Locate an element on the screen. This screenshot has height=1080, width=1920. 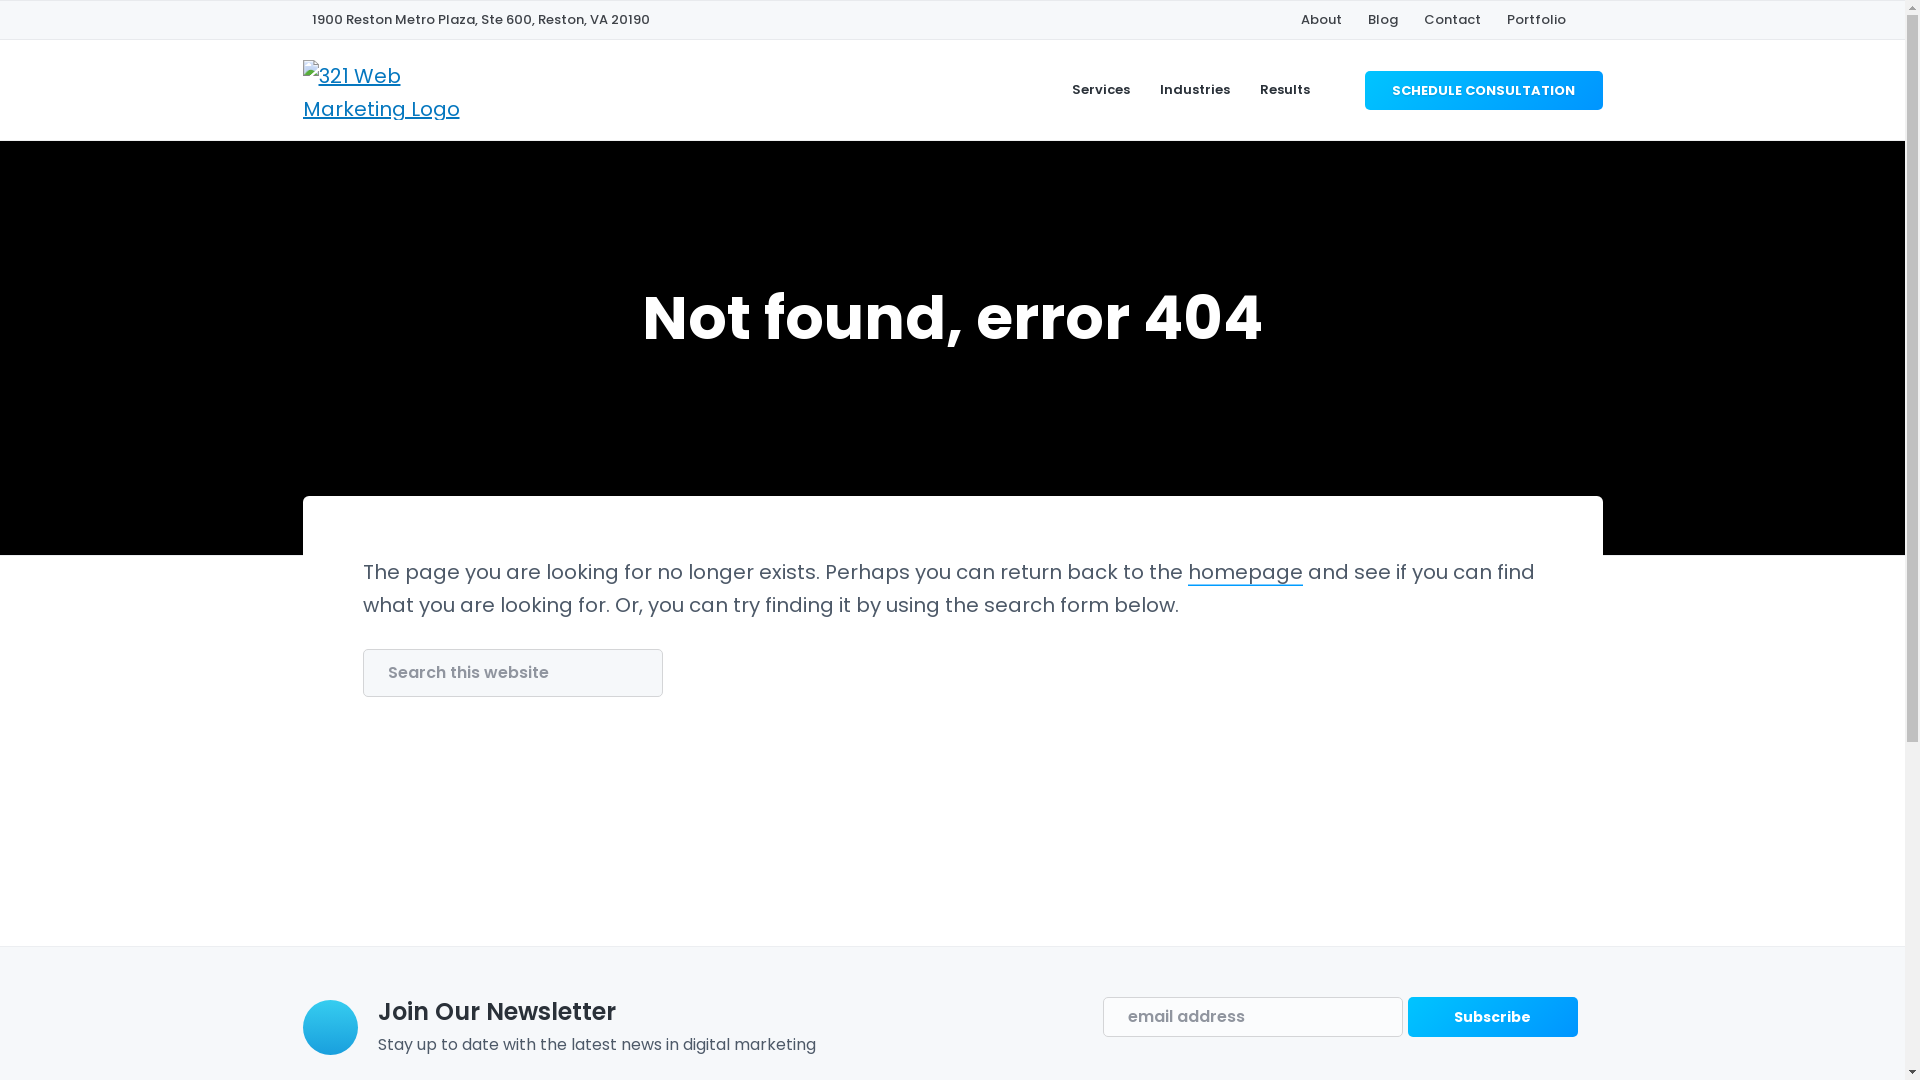
'Blog' is located at coordinates (1367, 19).